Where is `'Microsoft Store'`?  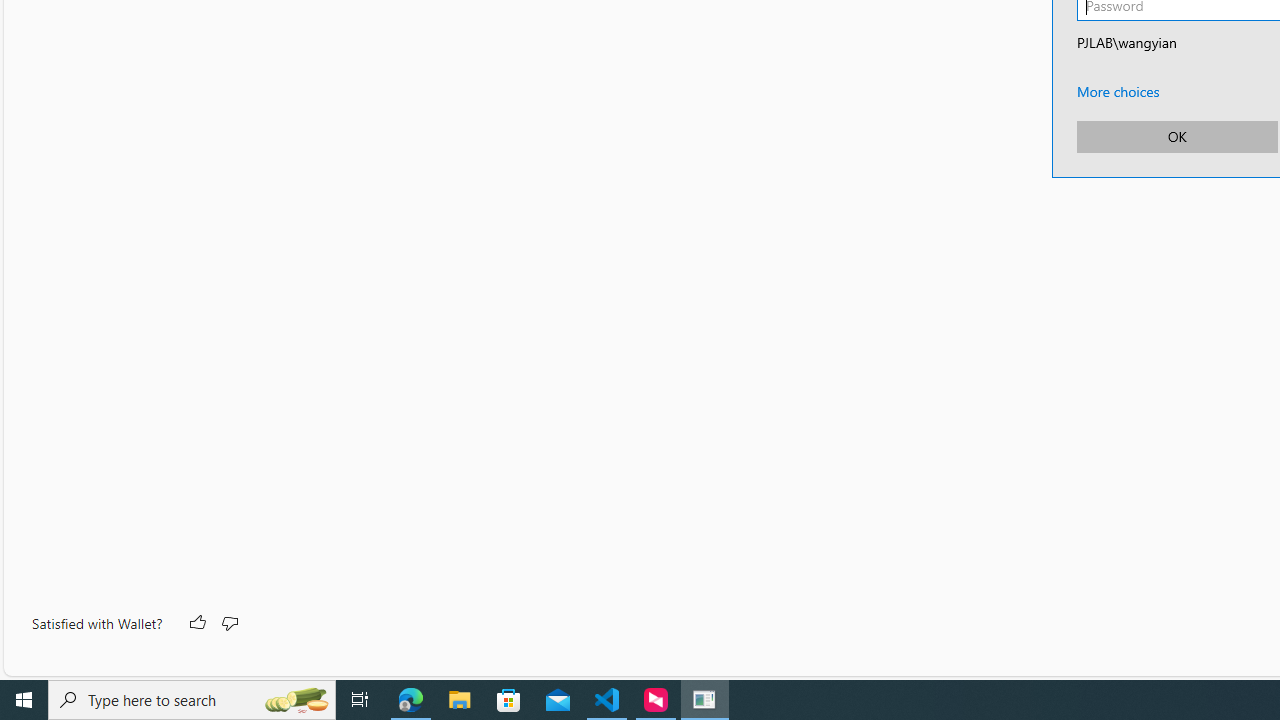 'Microsoft Store' is located at coordinates (509, 698).